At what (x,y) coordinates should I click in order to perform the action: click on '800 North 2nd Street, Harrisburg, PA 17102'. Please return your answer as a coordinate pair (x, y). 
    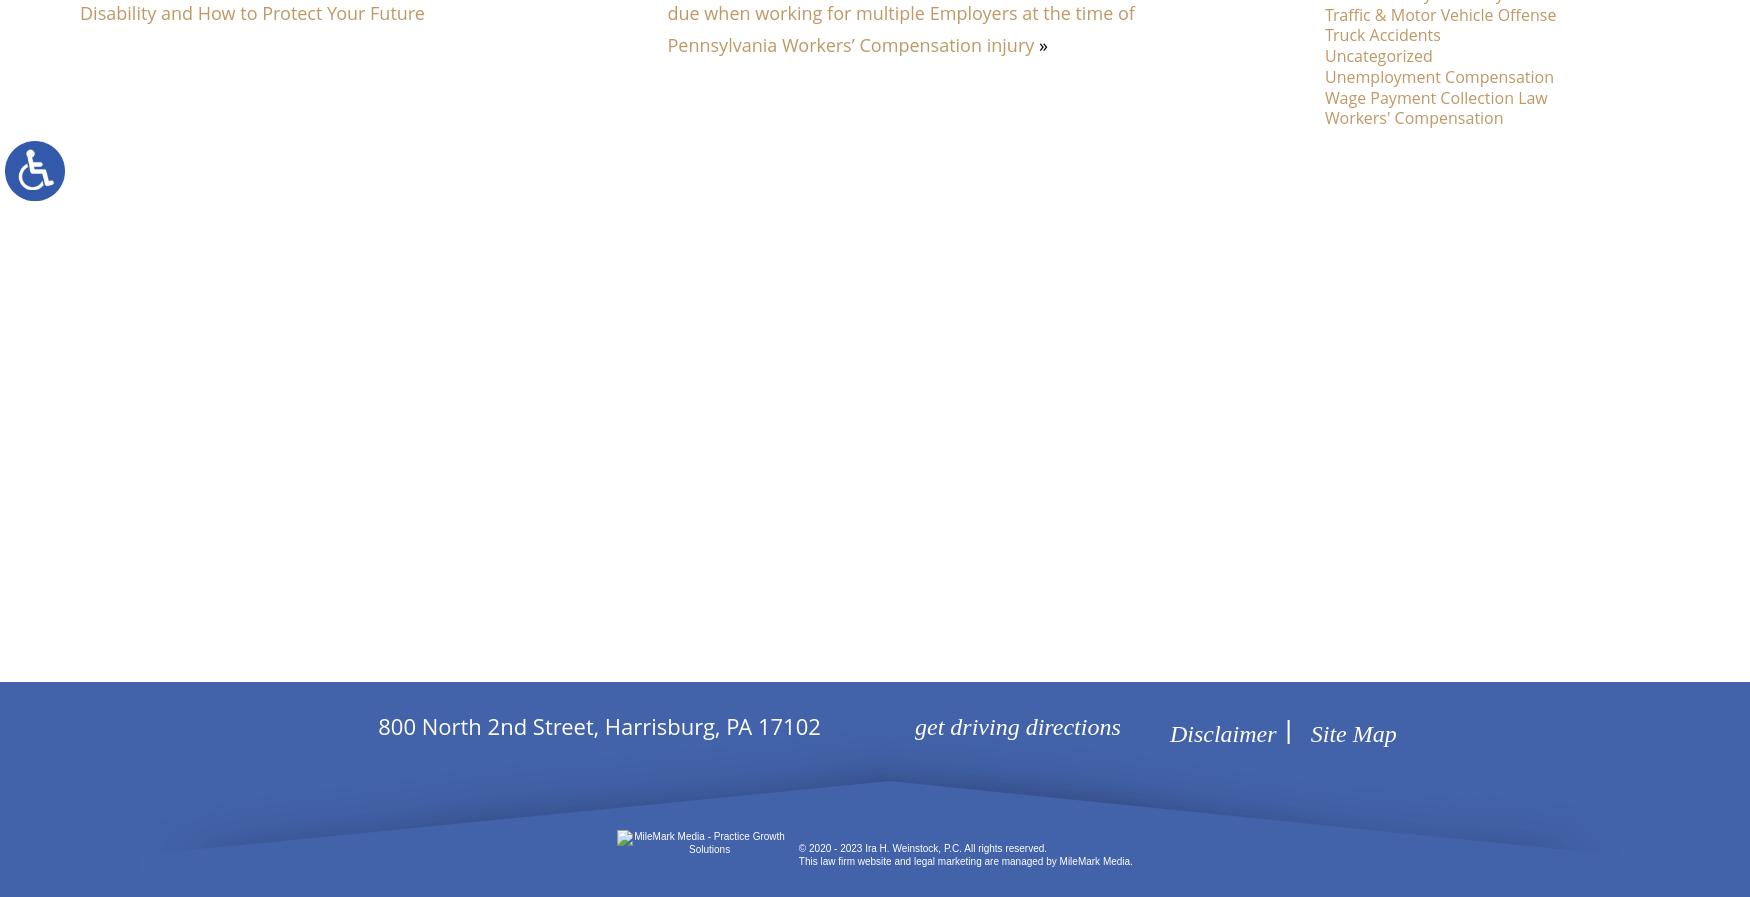
    Looking at the image, I should click on (599, 726).